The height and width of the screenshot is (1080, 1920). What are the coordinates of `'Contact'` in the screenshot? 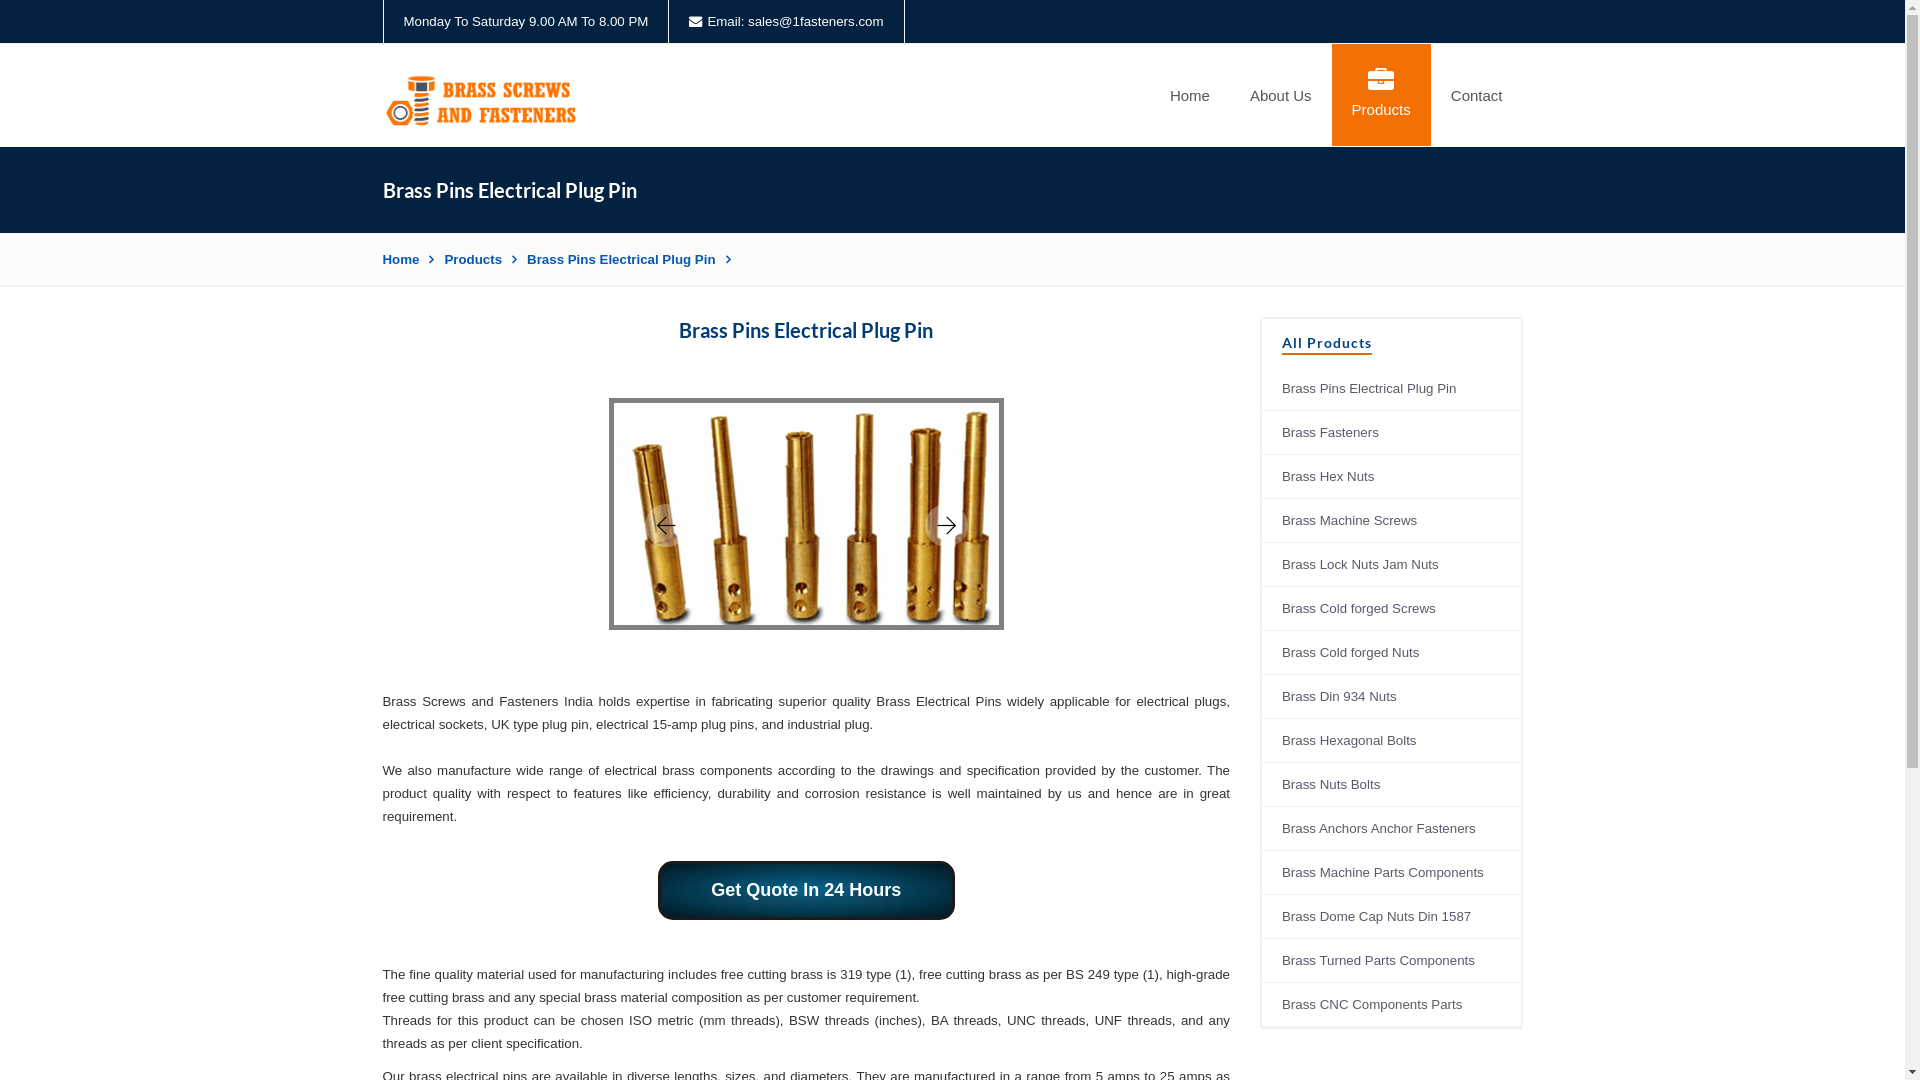 It's located at (1477, 95).